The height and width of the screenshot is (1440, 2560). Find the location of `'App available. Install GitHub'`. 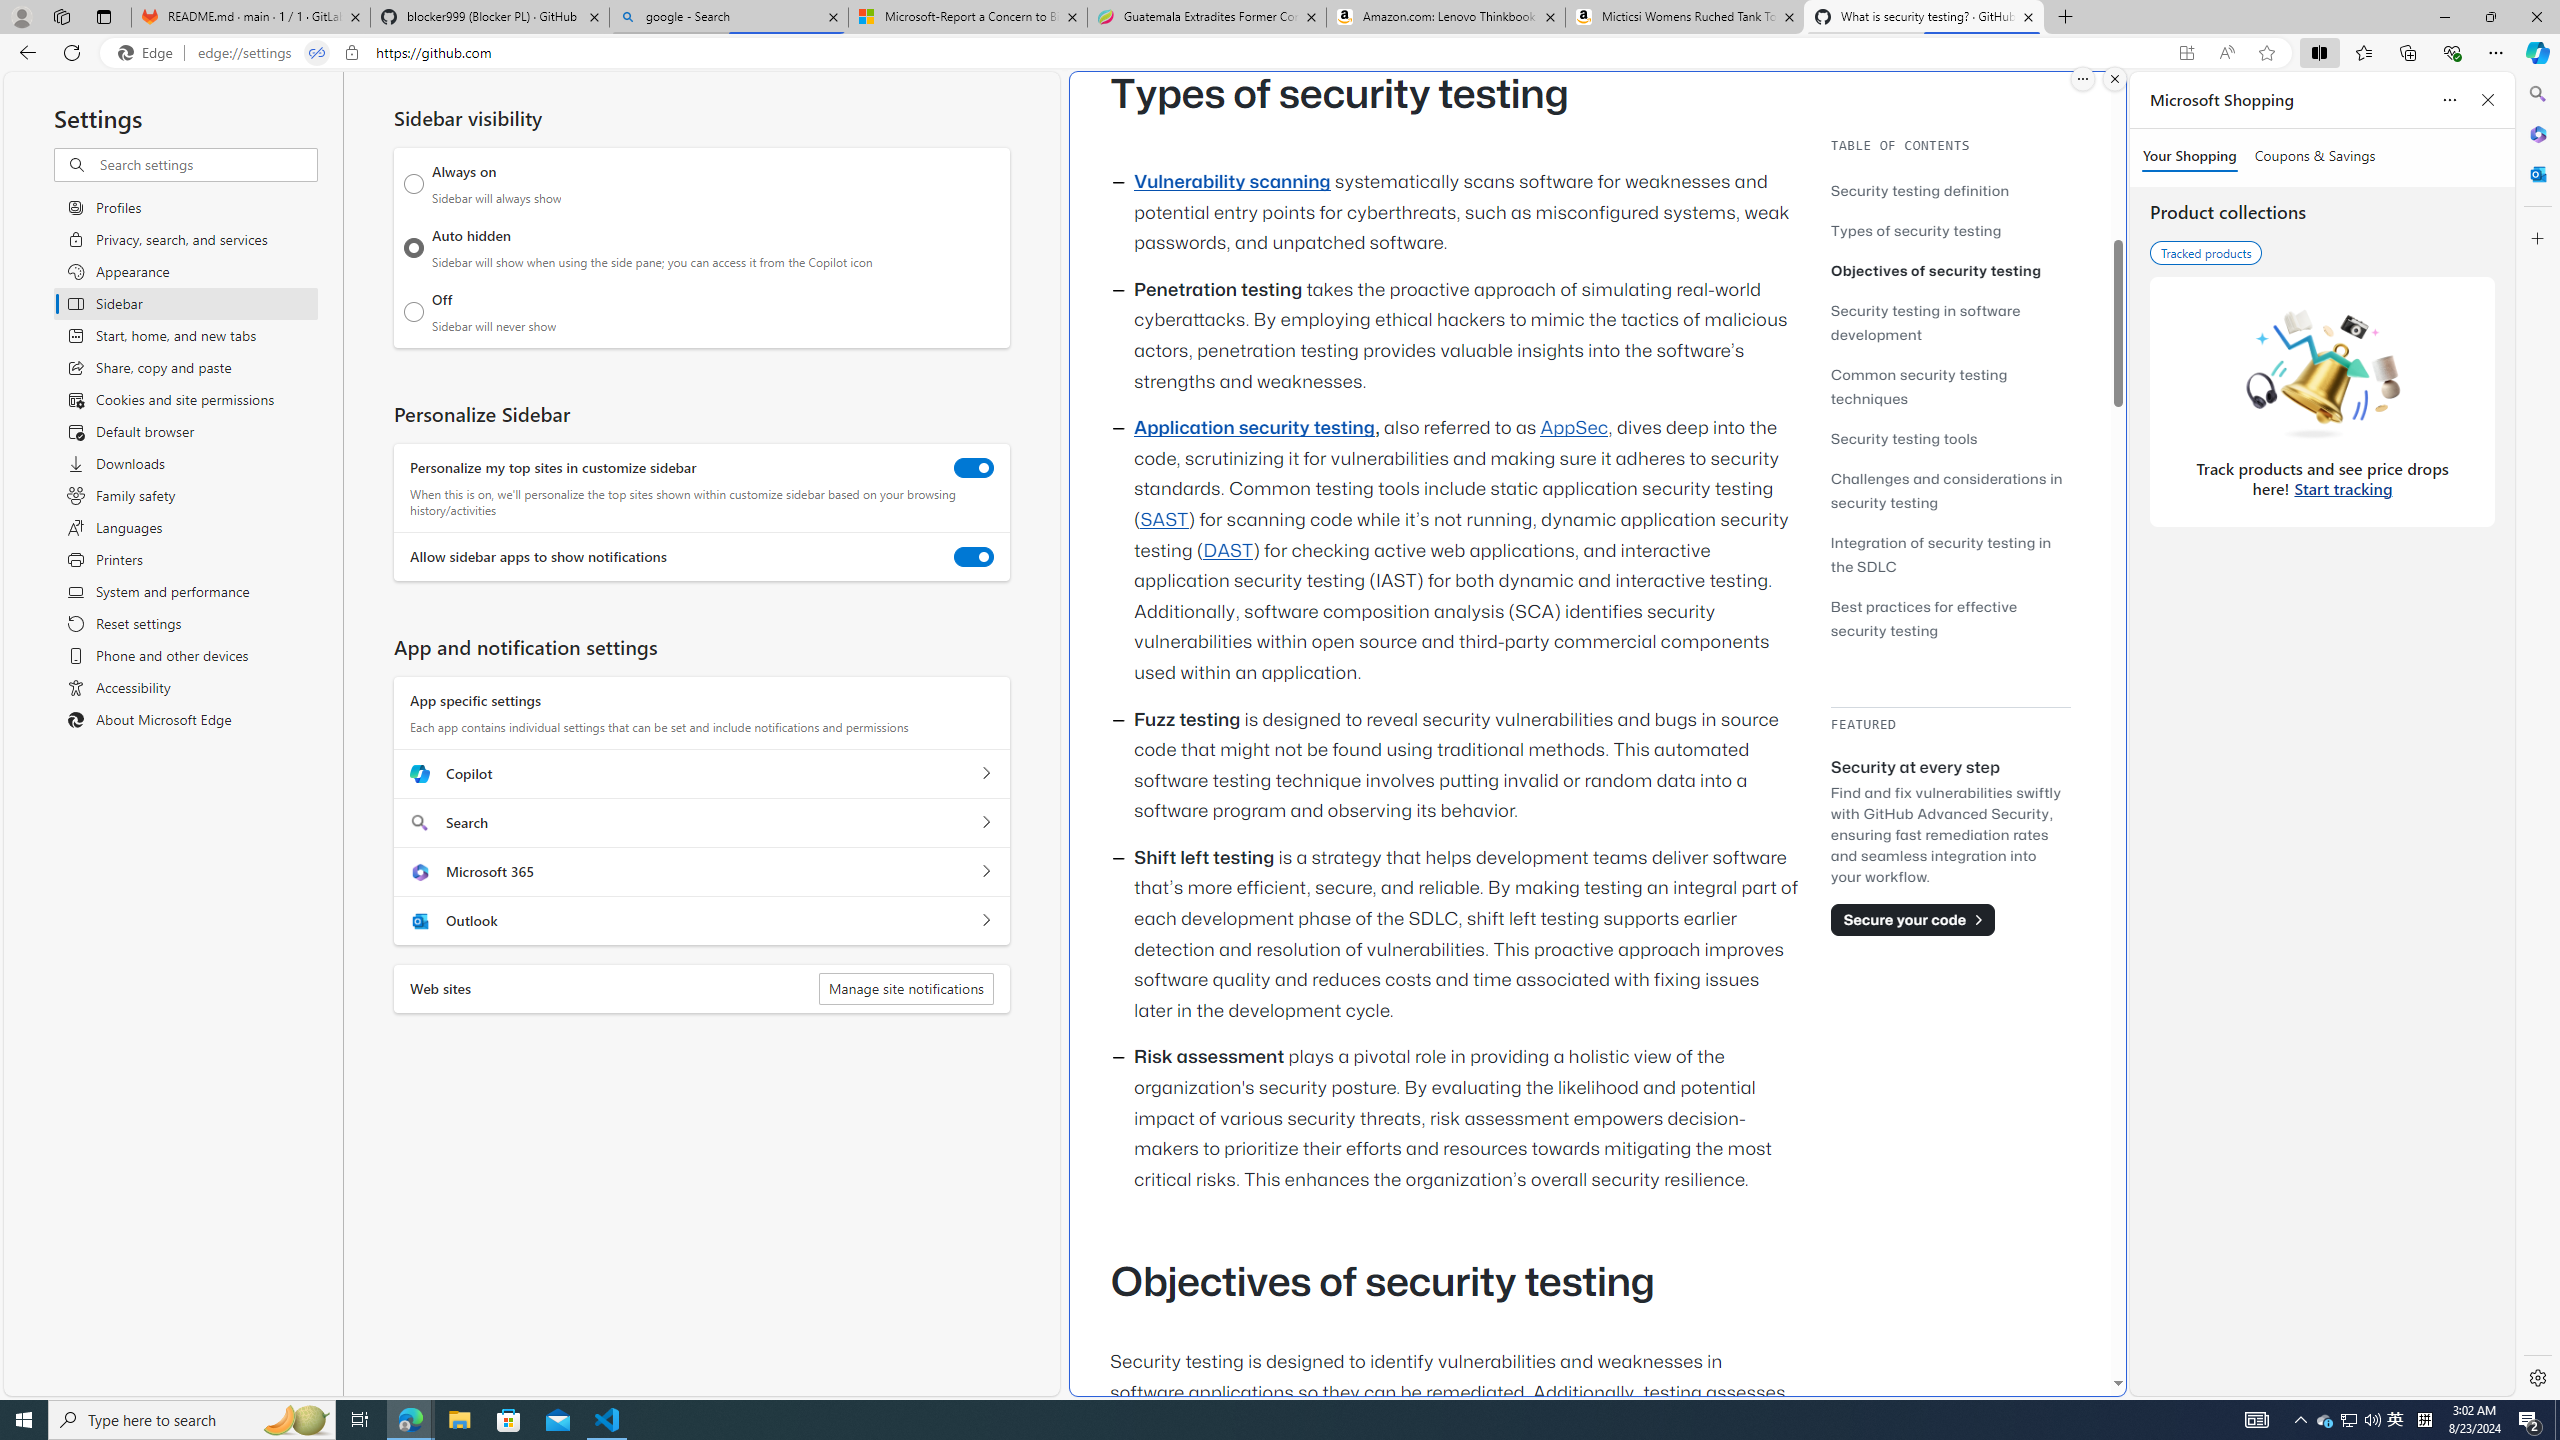

'App available. Install GitHub' is located at coordinates (2185, 53).